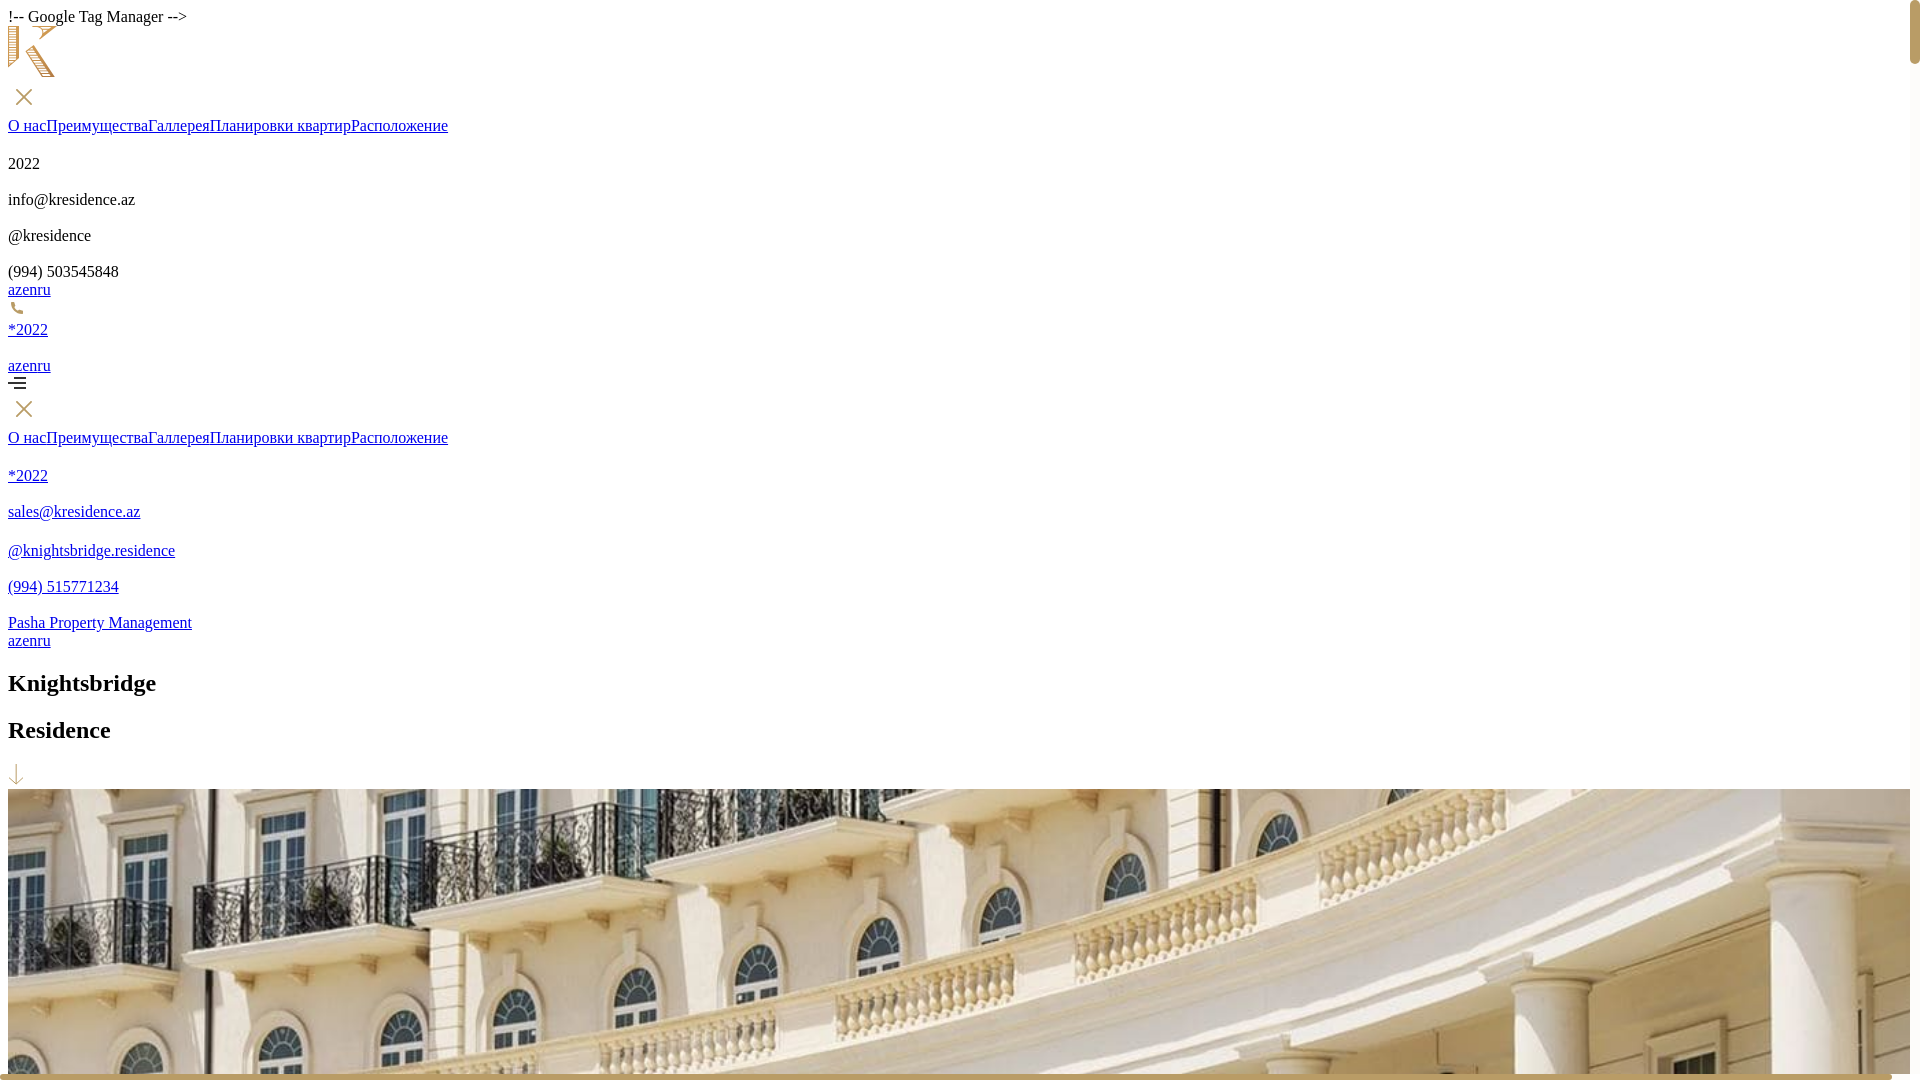 The image size is (1920, 1080). What do you see at coordinates (29, 640) in the screenshot?
I see `'en'` at bounding box center [29, 640].